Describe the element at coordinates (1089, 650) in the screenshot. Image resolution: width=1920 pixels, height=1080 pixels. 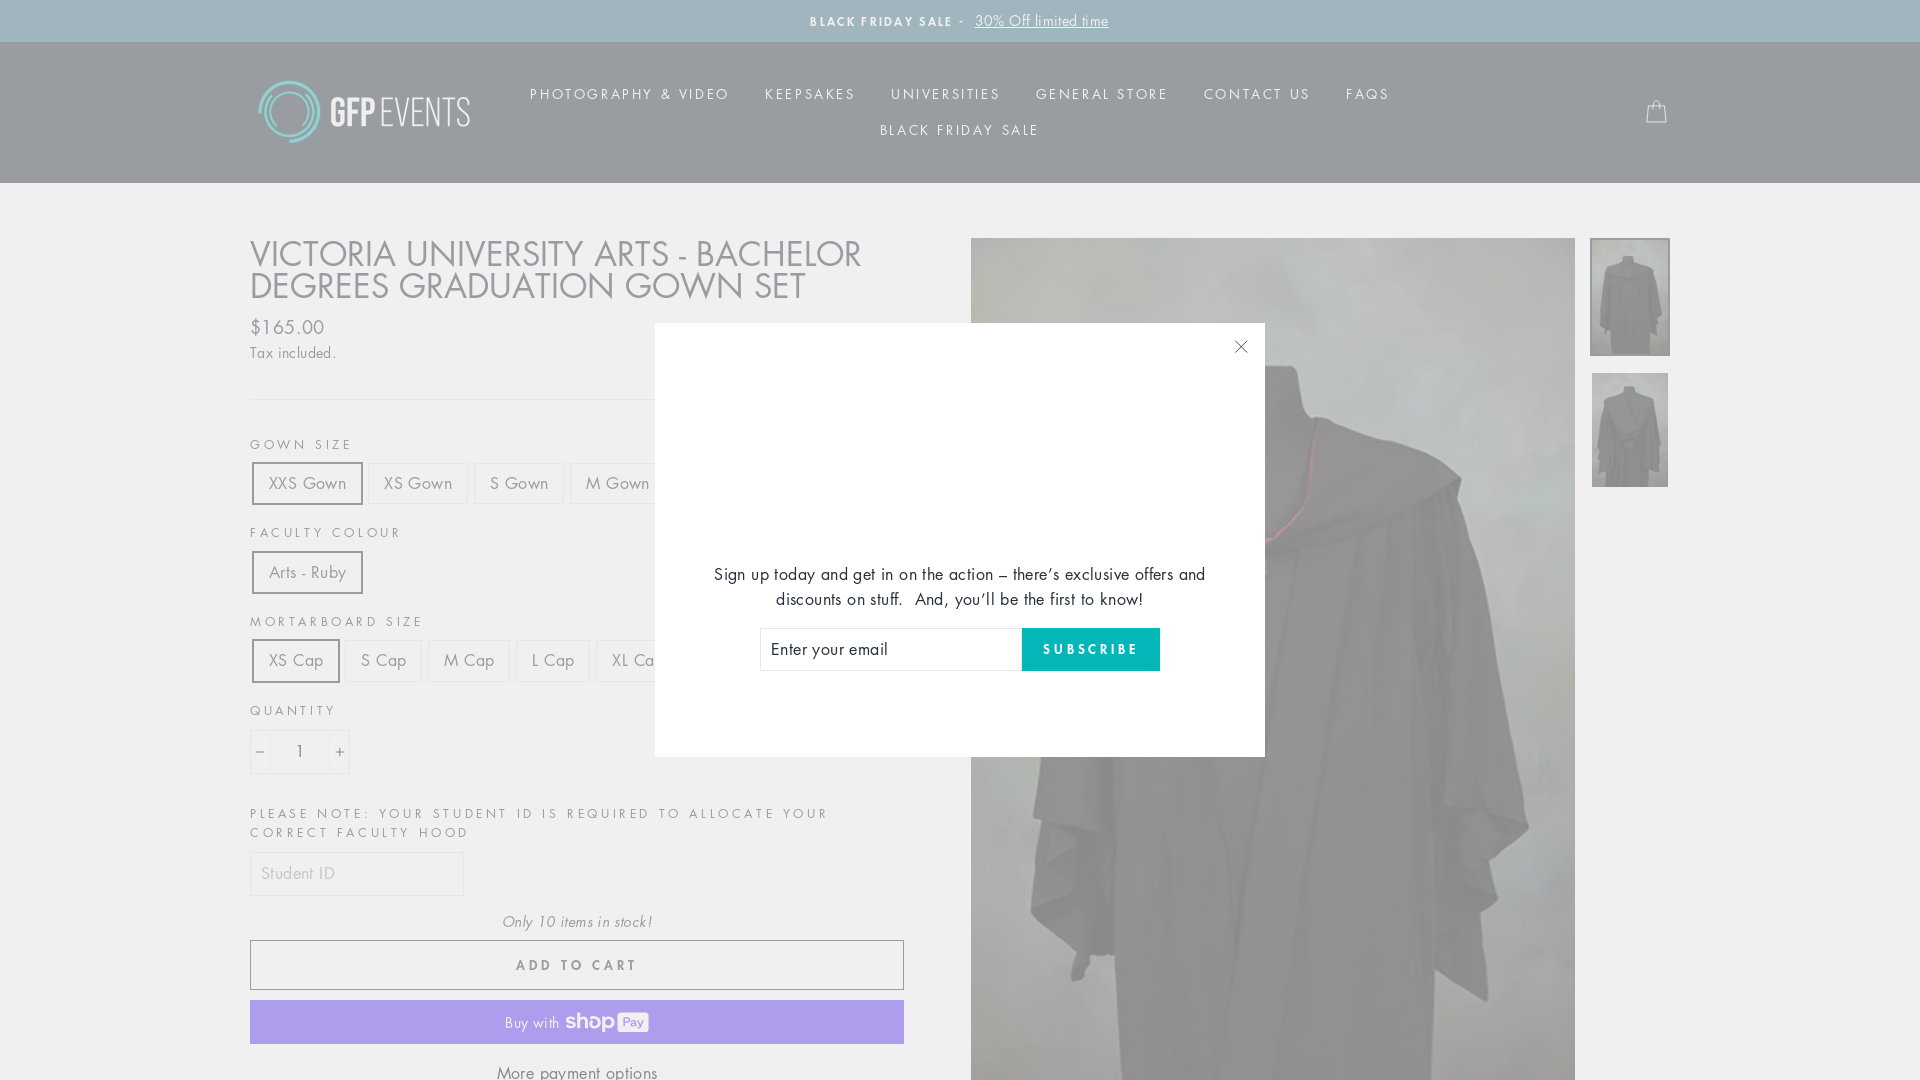
I see `'SUBSCRIBE'` at that location.